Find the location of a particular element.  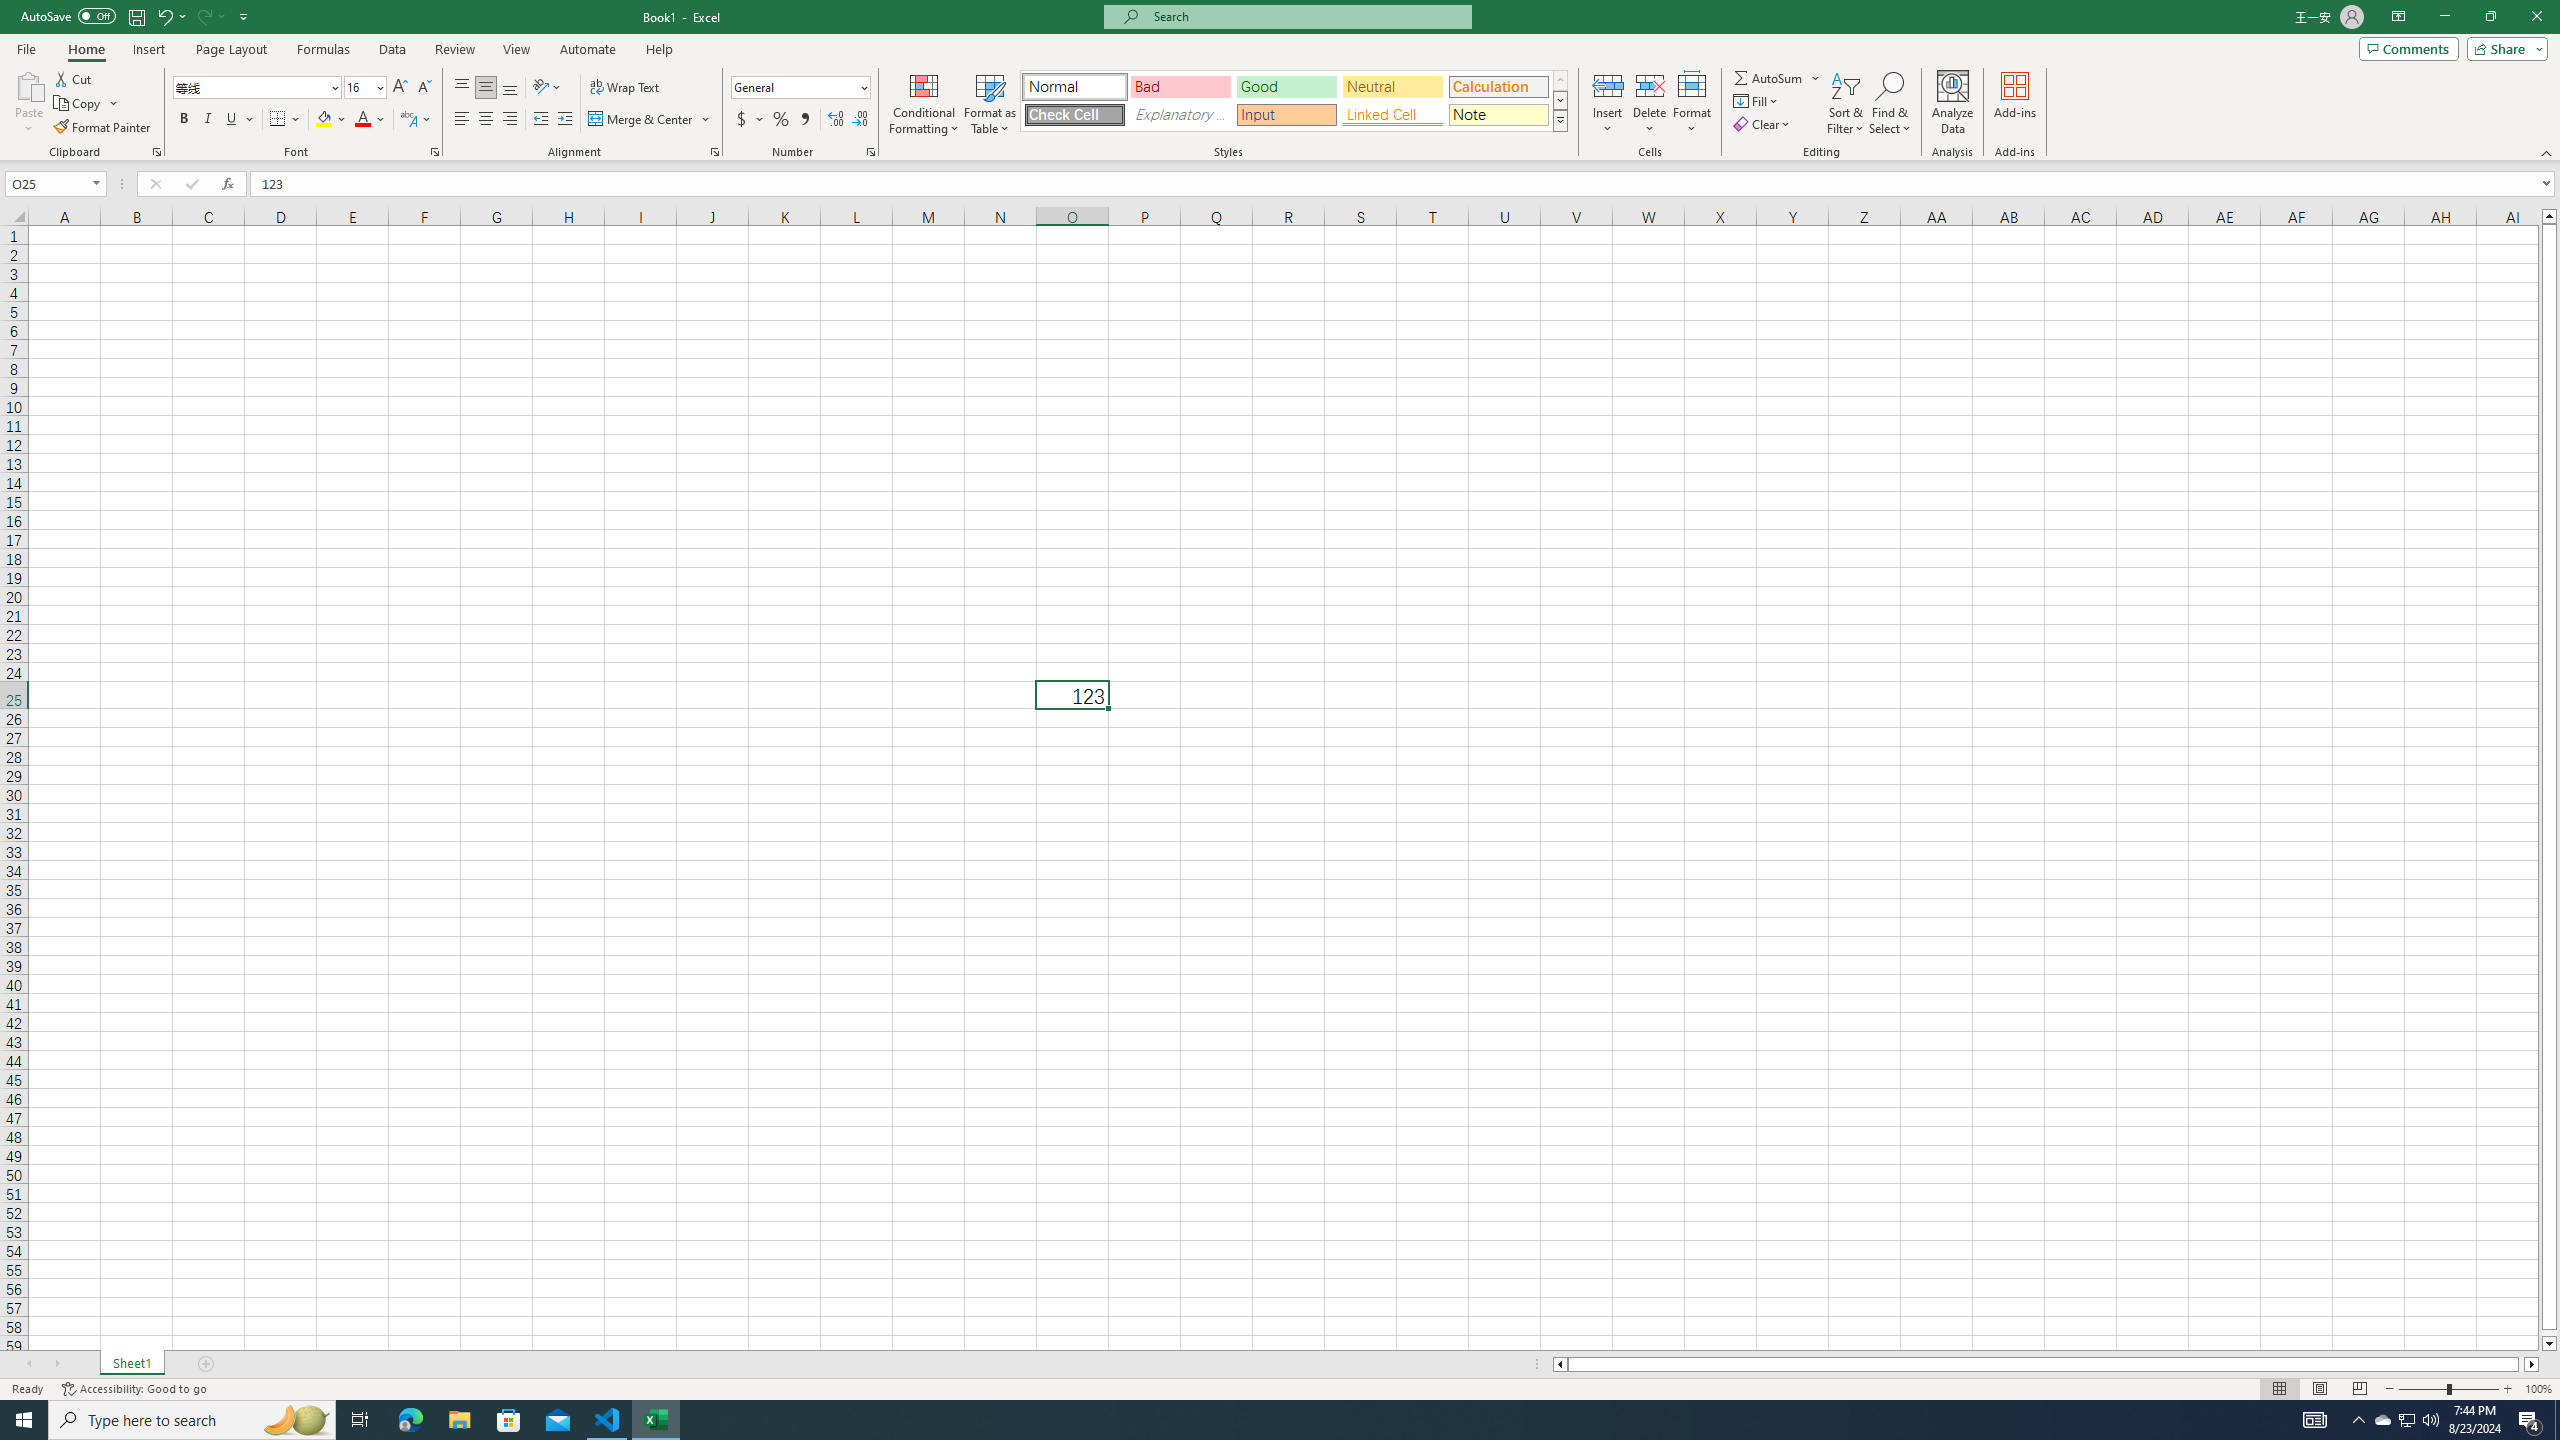

'Orientation' is located at coordinates (546, 87).